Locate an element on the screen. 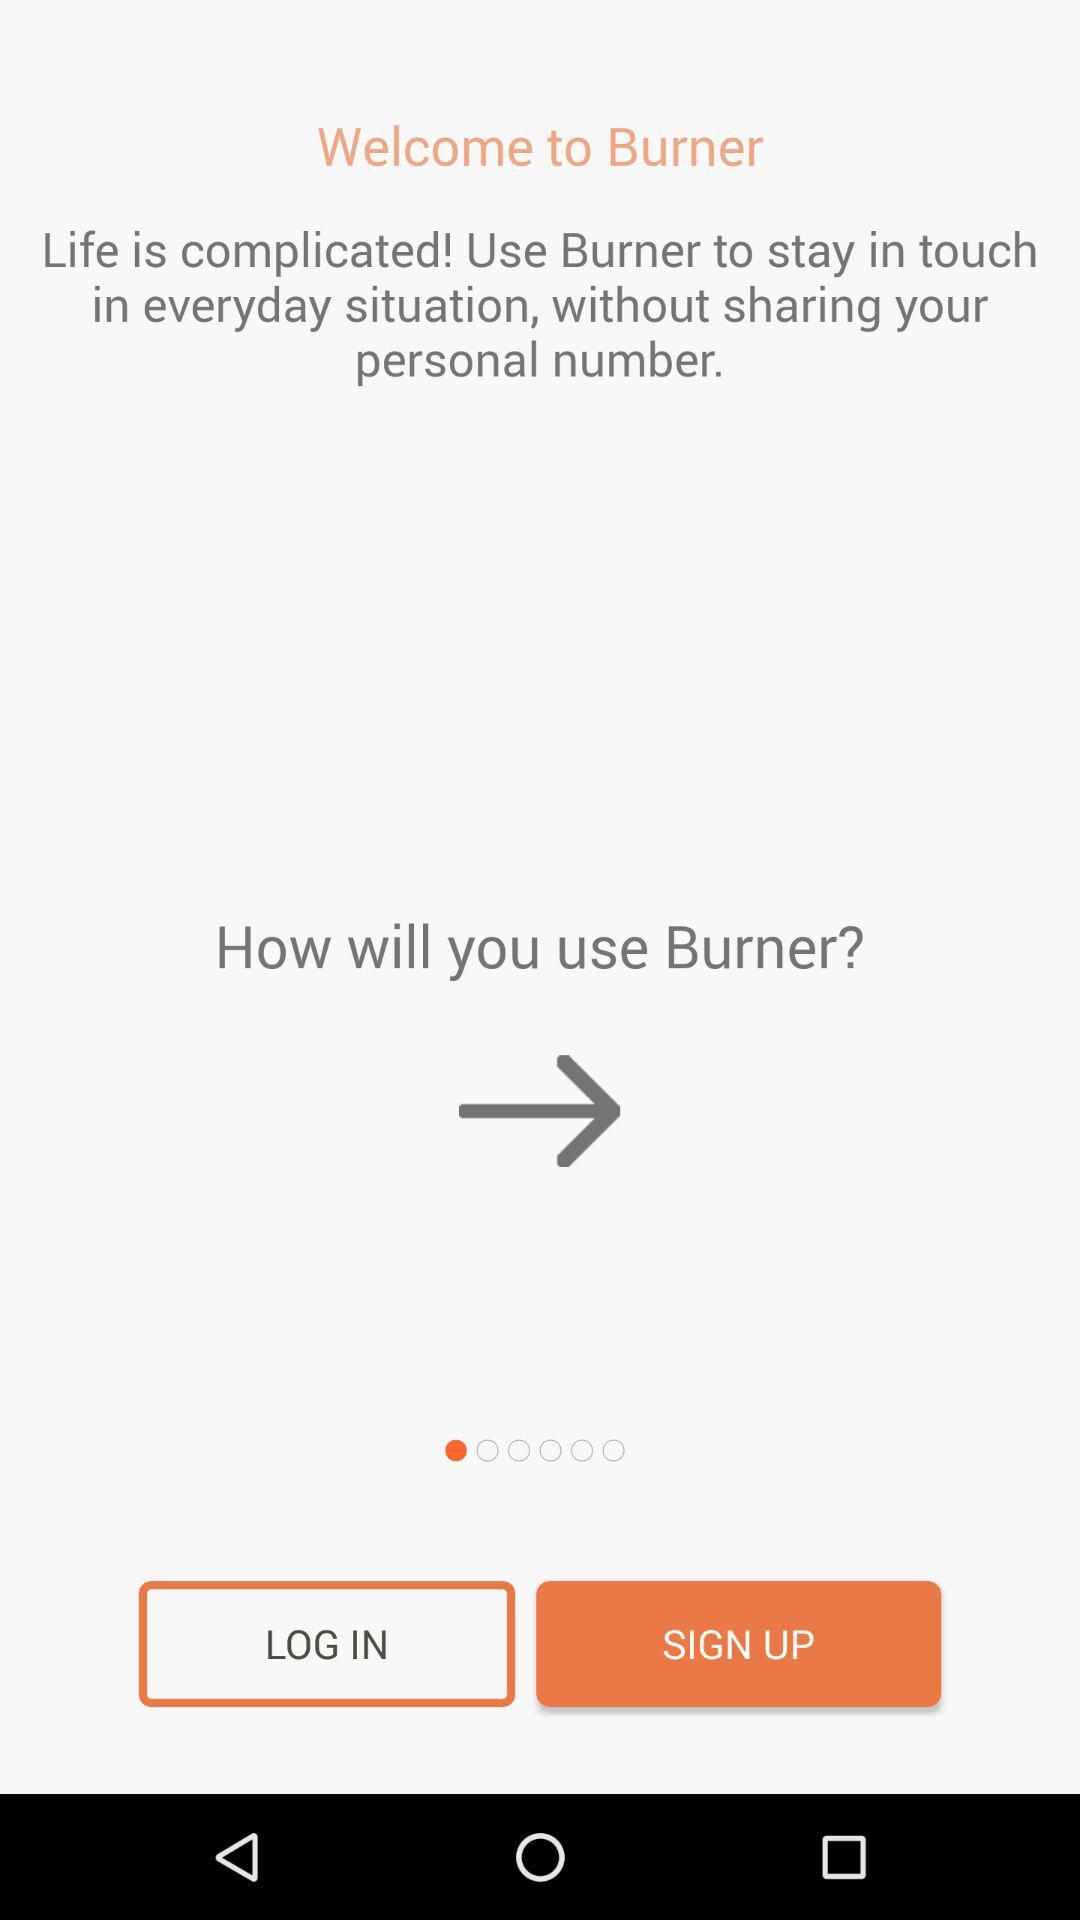 Image resolution: width=1080 pixels, height=1920 pixels. the item at the bottom right corner is located at coordinates (738, 1644).